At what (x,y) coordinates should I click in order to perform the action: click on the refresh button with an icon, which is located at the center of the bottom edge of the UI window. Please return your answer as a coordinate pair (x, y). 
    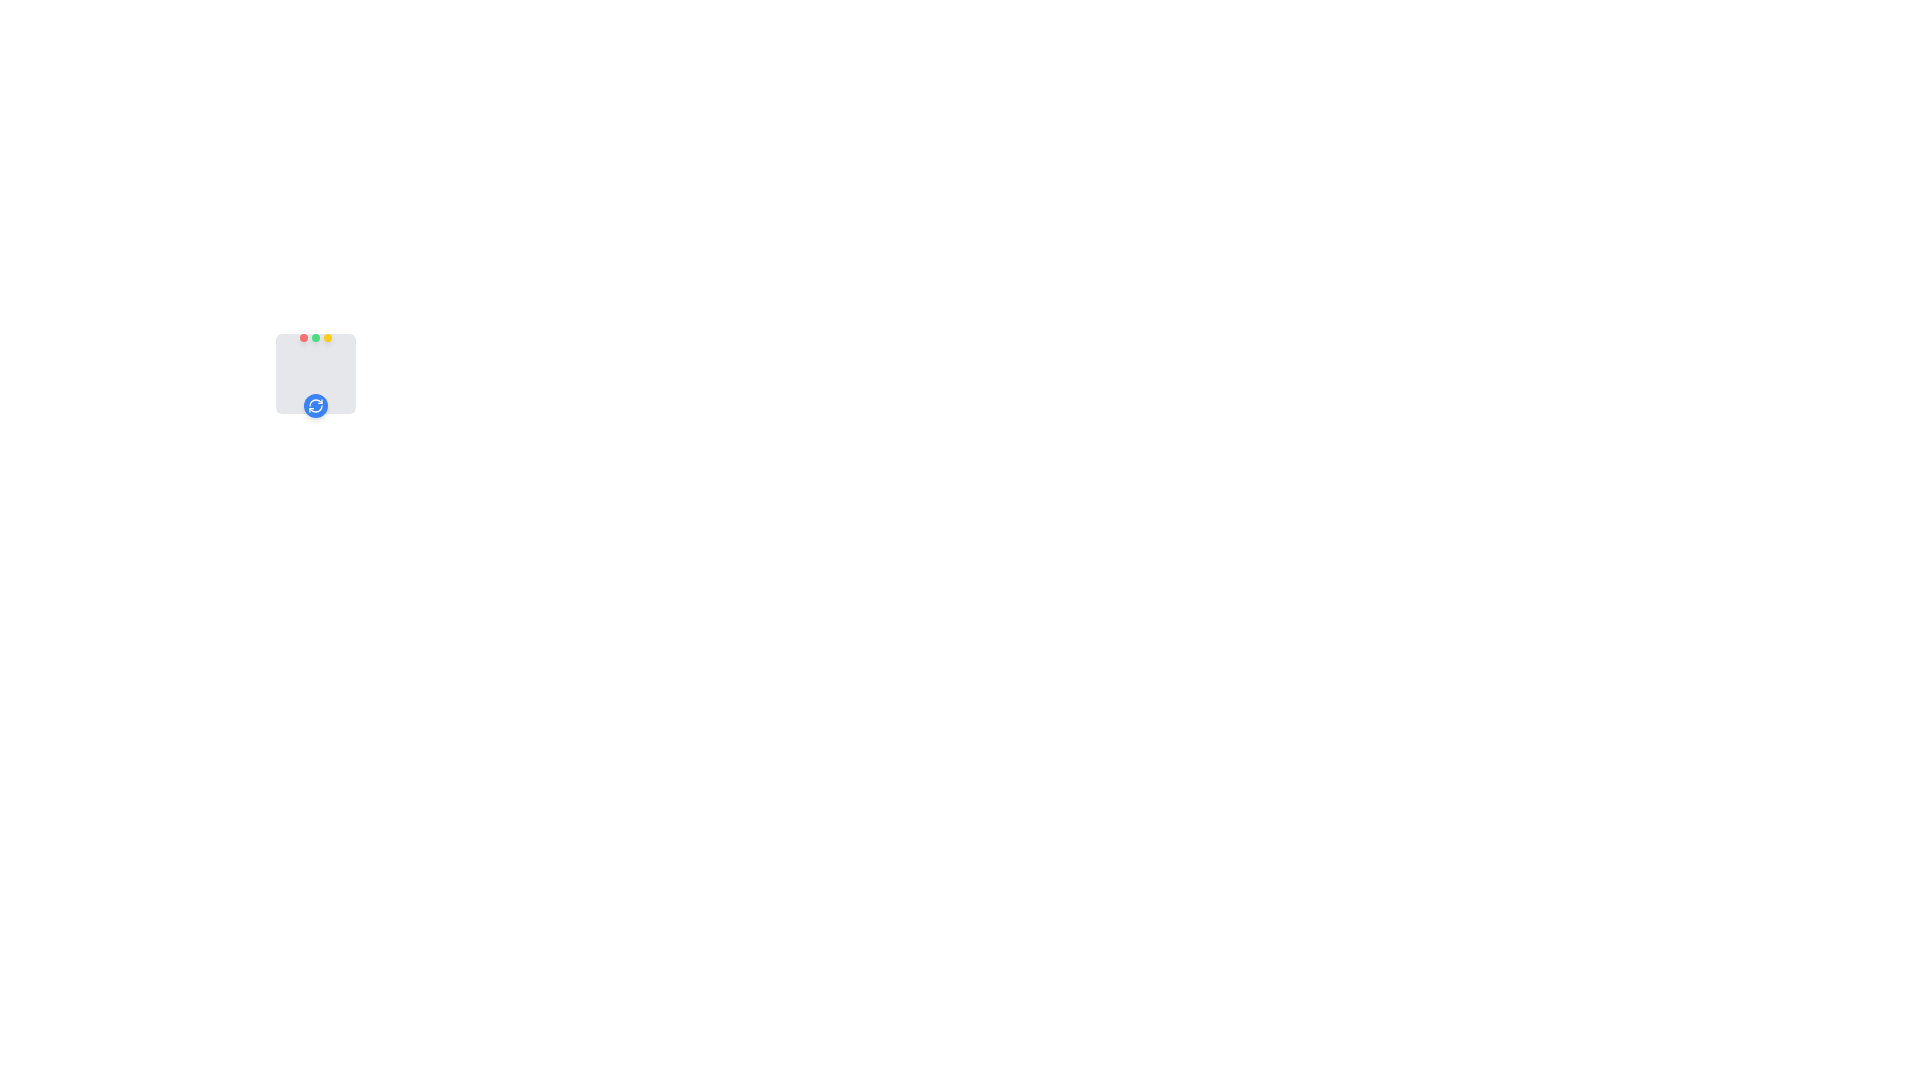
    Looking at the image, I should click on (315, 405).